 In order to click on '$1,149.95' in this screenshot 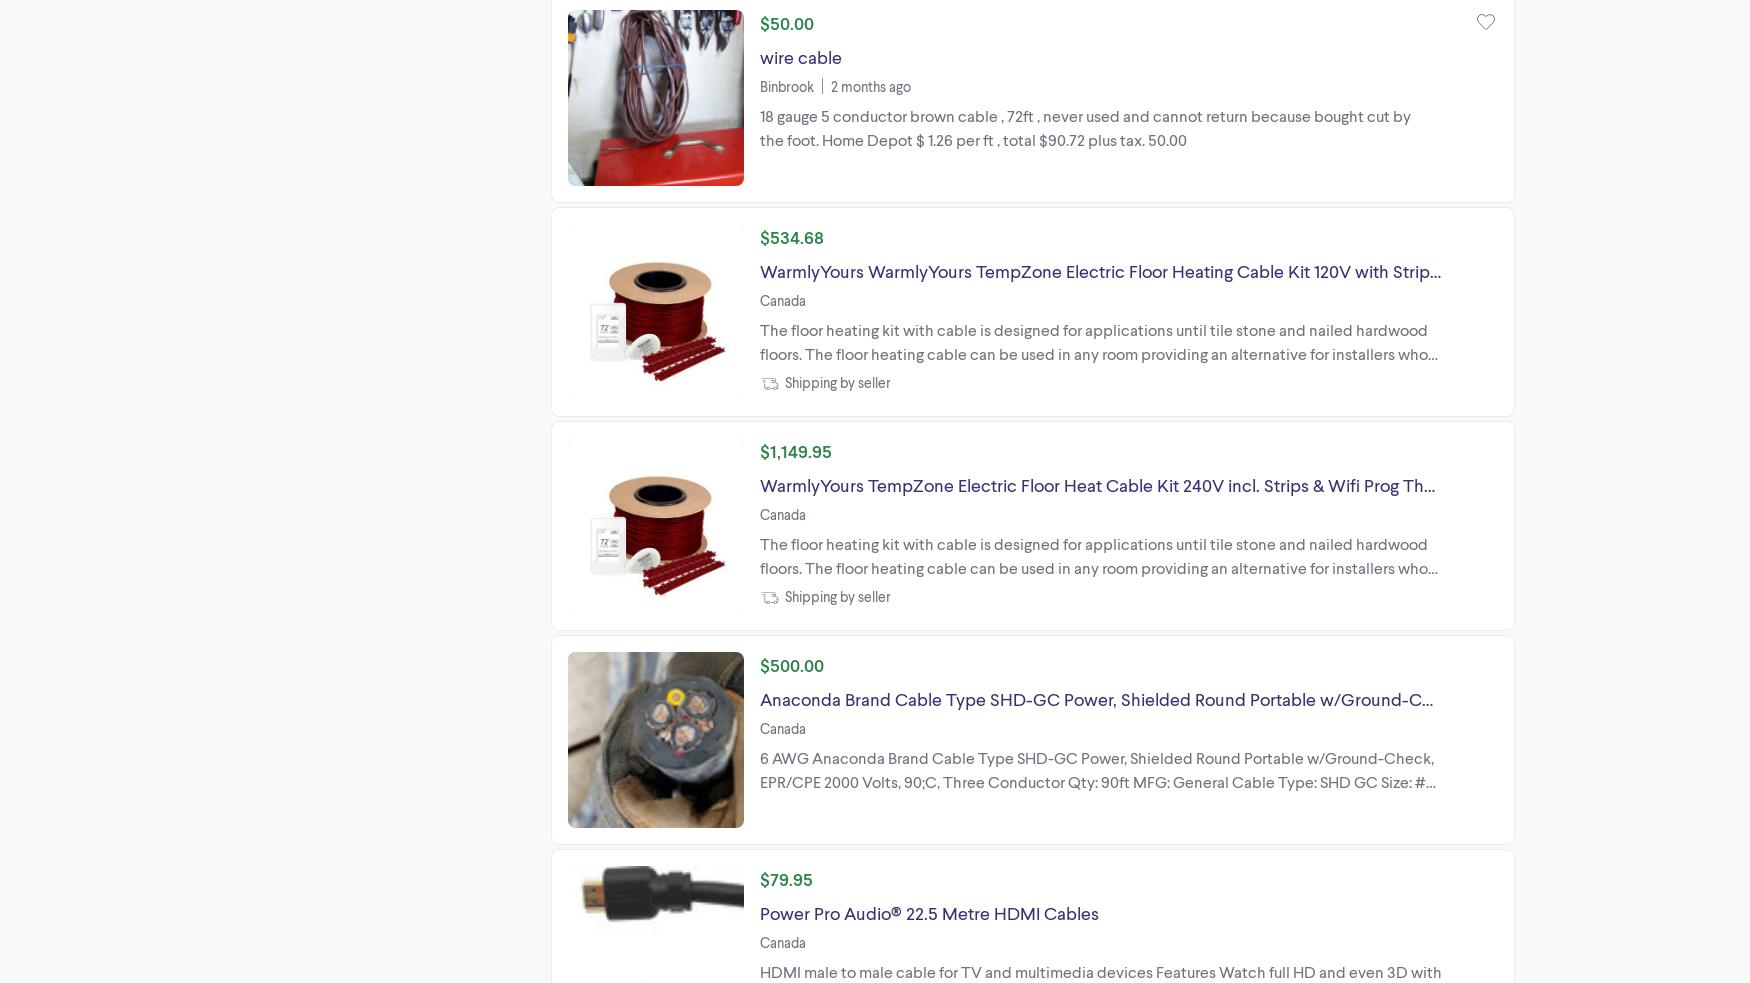, I will do `click(795, 449)`.